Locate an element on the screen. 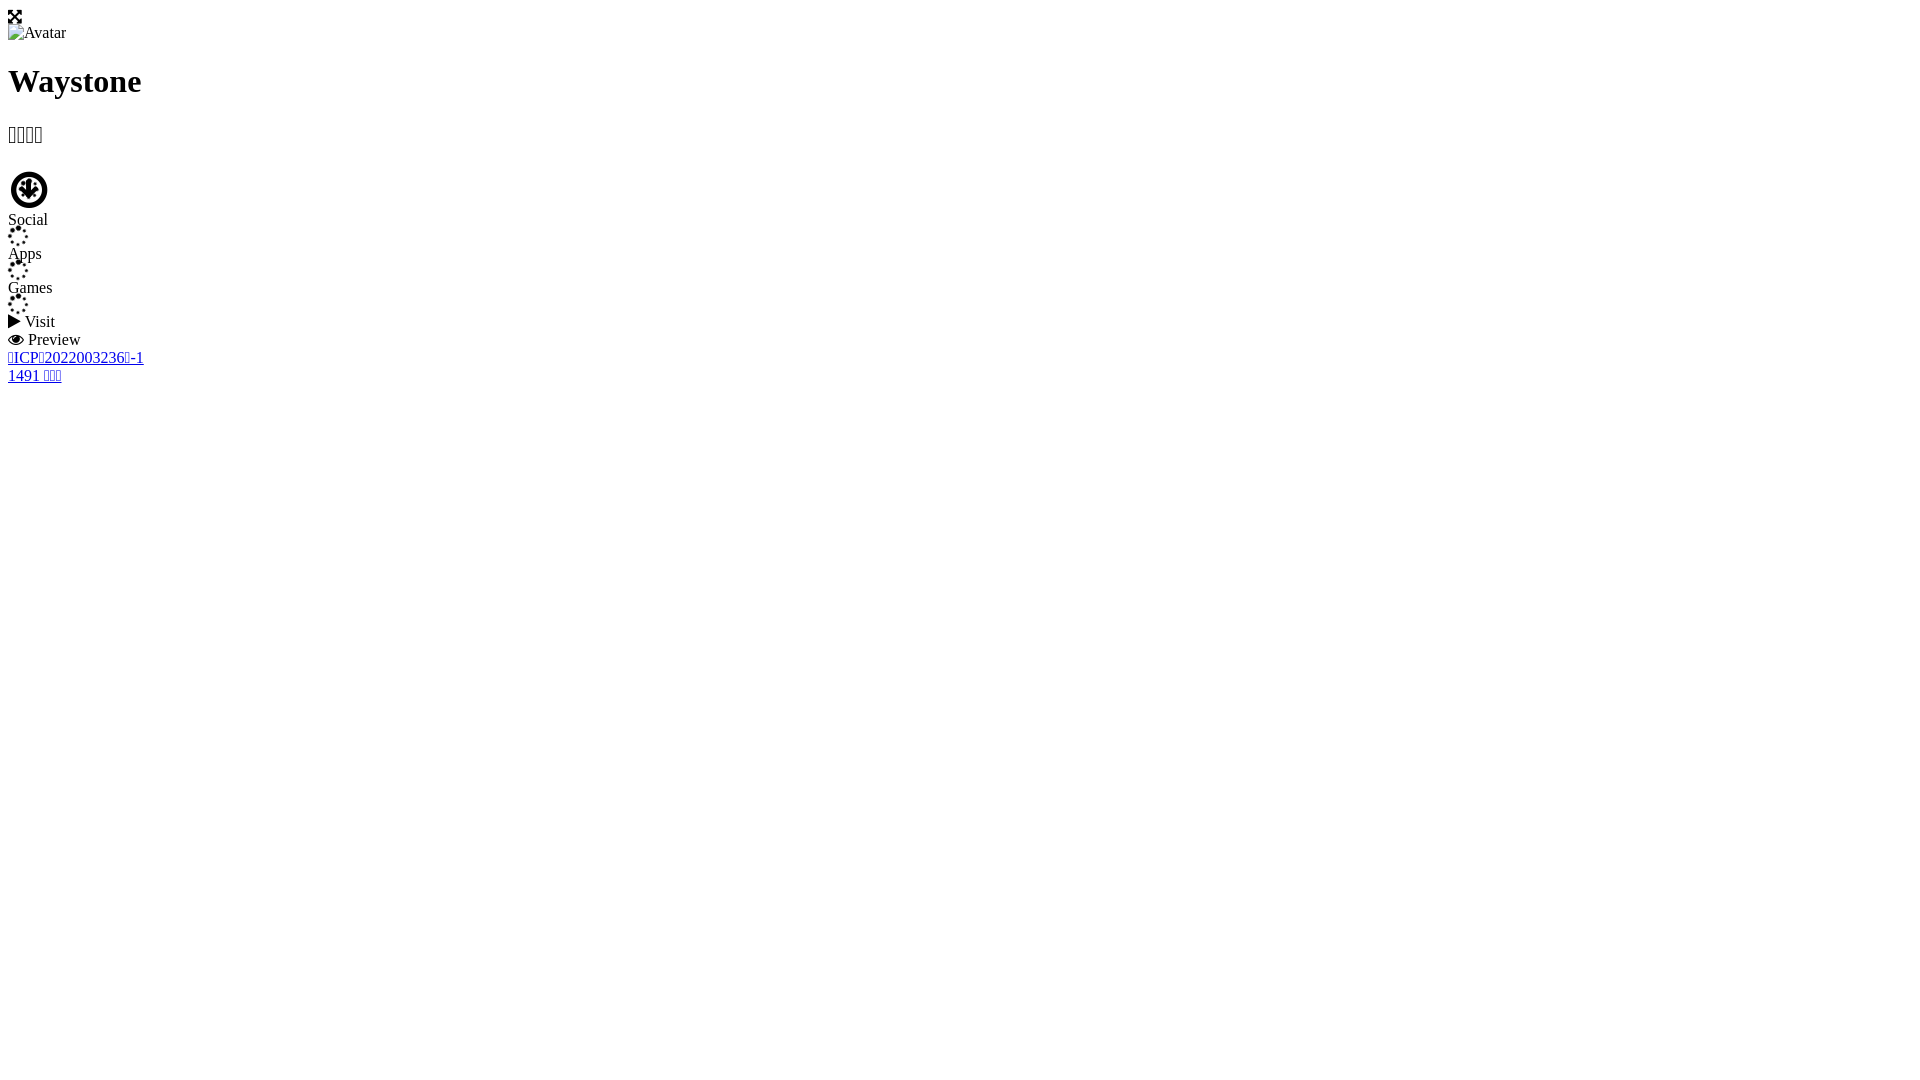  'Avatar' is located at coordinates (8, 33).